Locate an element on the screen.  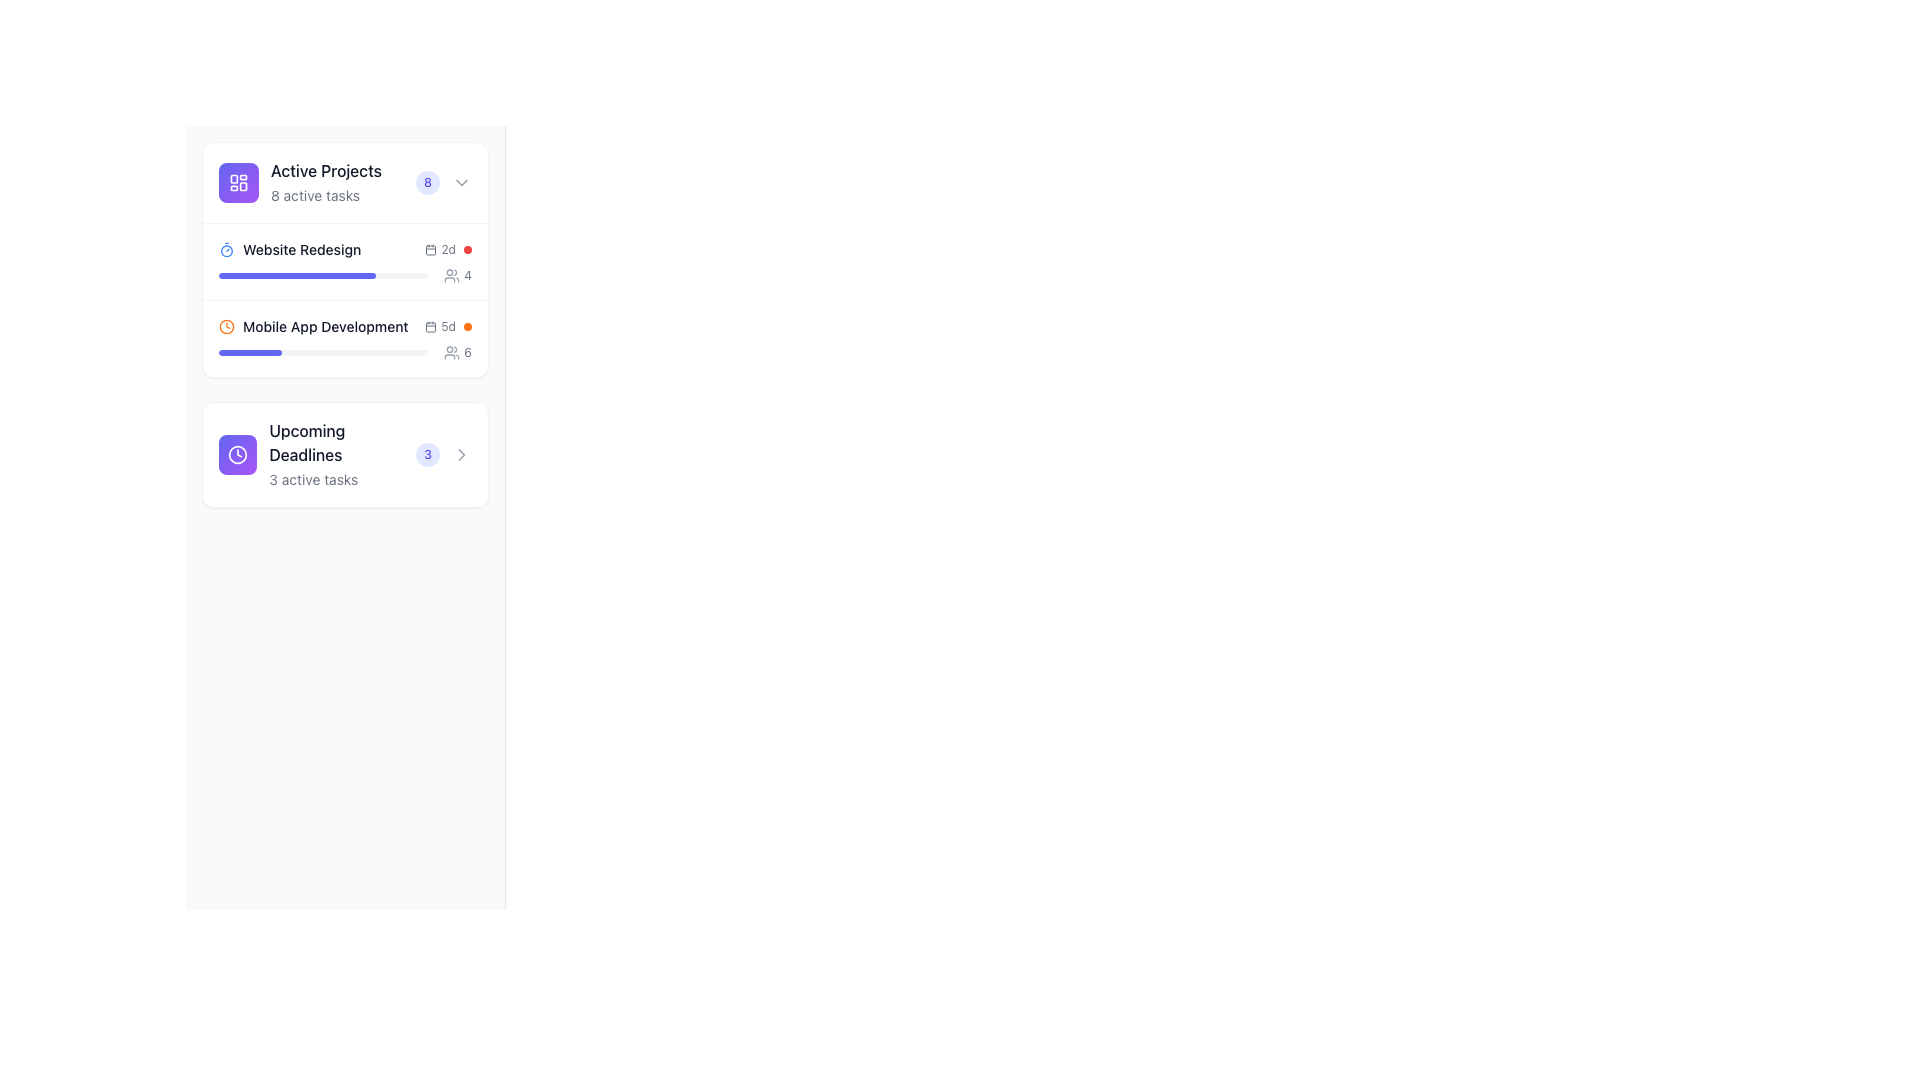
the clock icon represented by the circular outline of the SVG Circle Component located next to 'Website Redesign' is located at coordinates (238, 455).